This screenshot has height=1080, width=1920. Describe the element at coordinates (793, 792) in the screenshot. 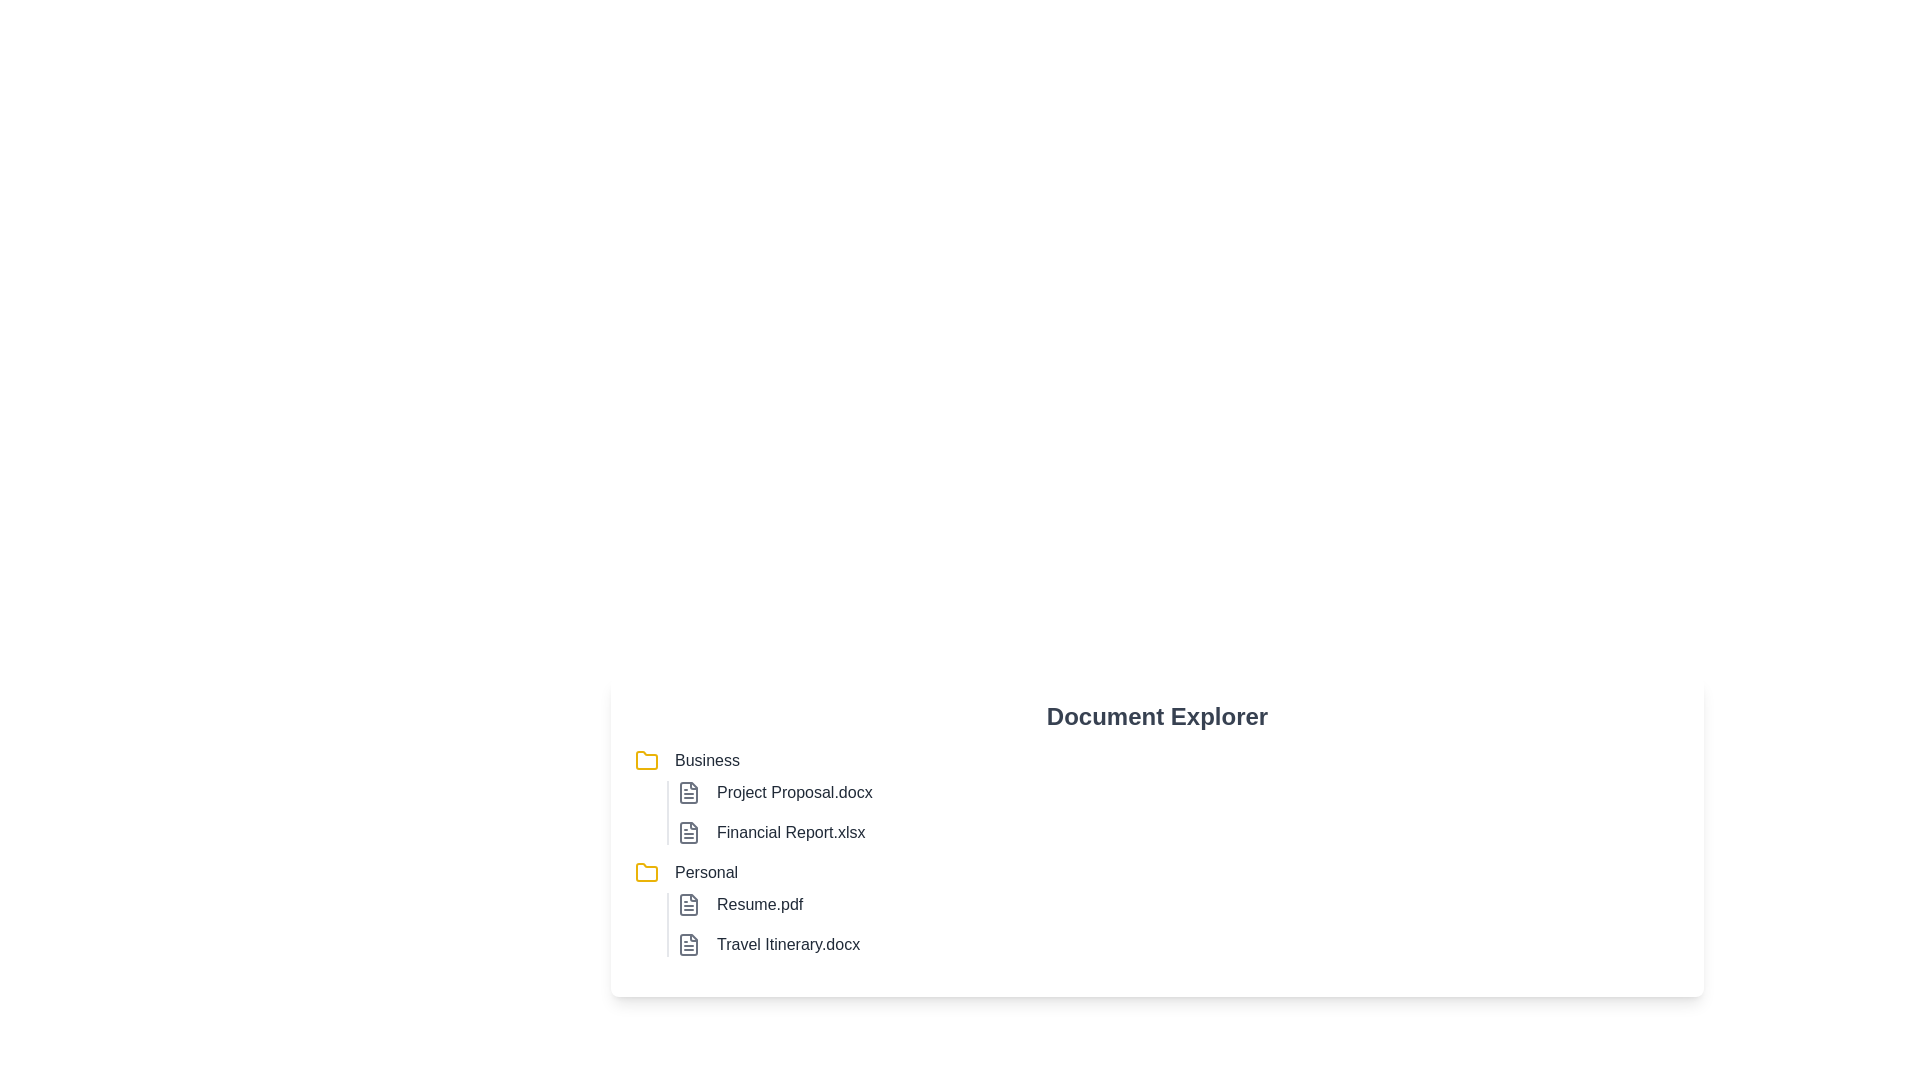

I see `the text label displaying 'Project Proposal.docx'` at that location.